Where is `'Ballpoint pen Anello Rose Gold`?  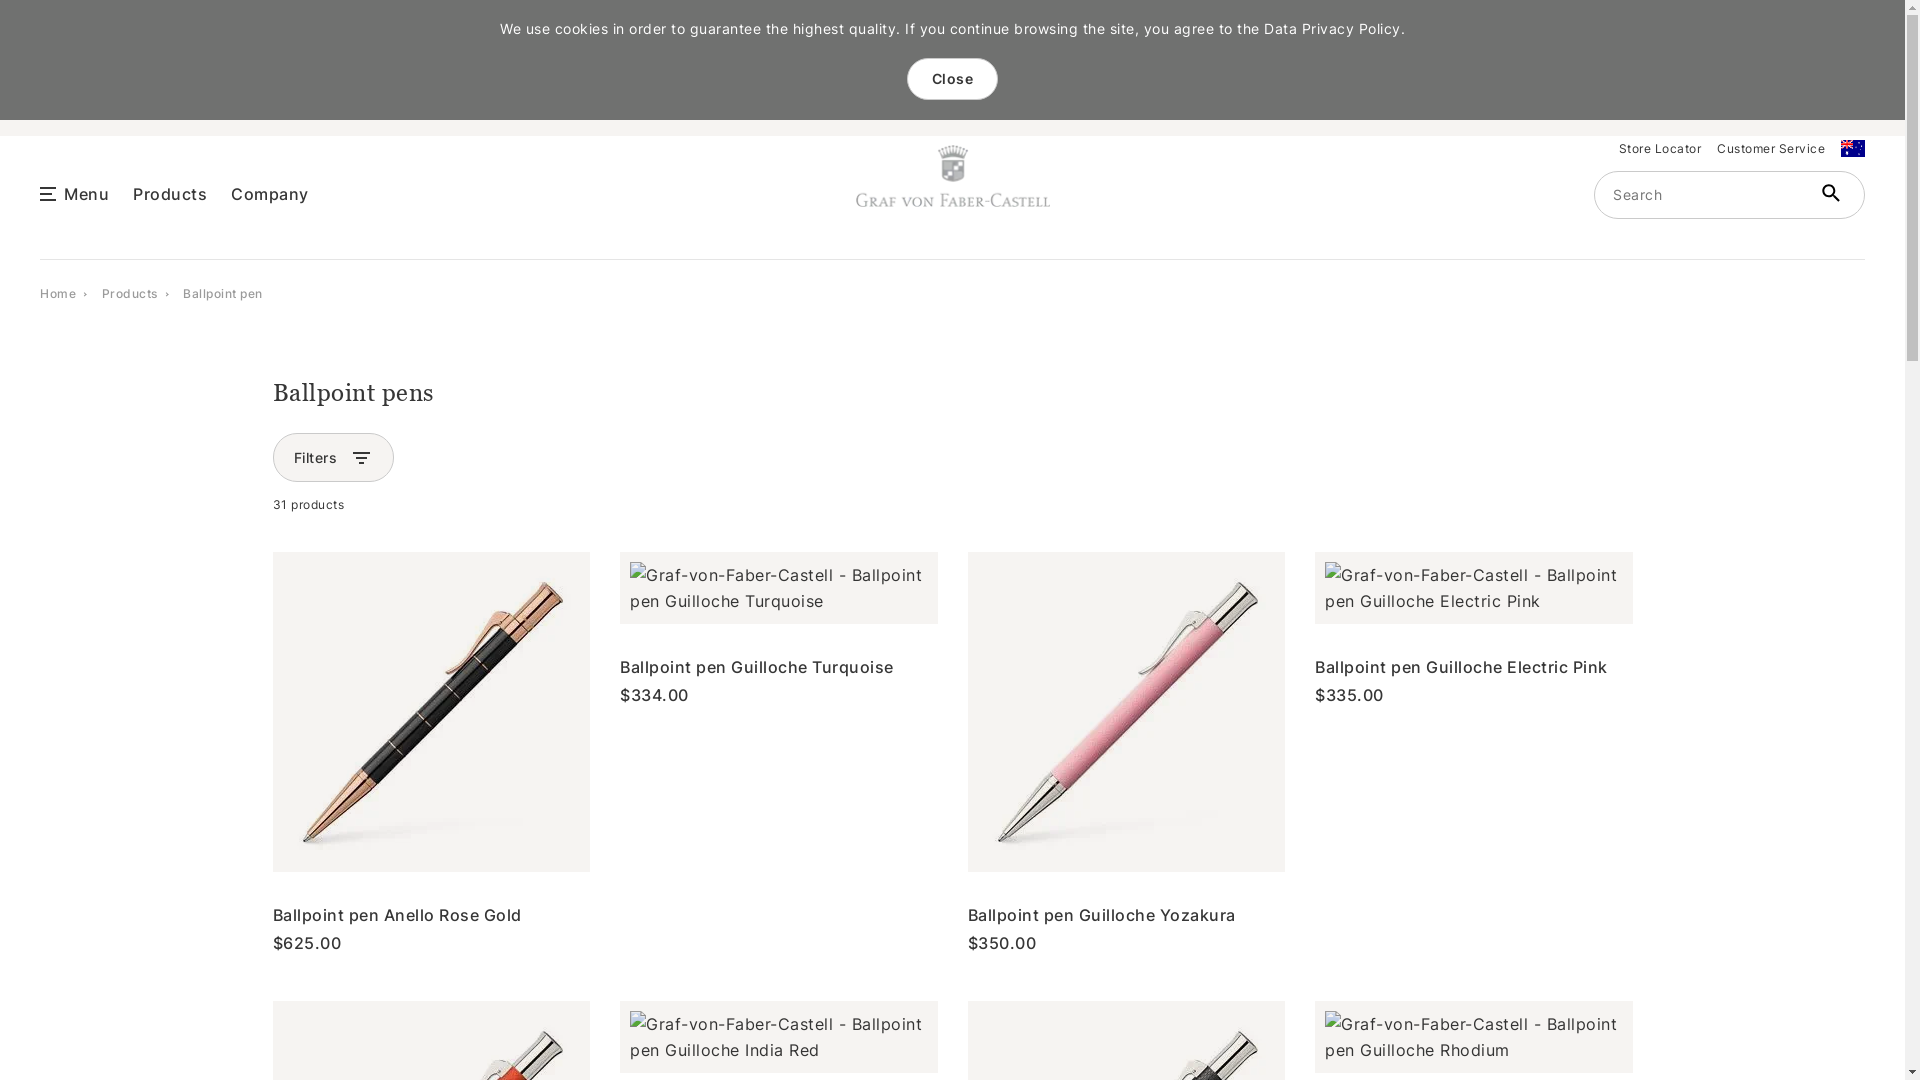
'Ballpoint pen Anello Rose Gold is located at coordinates (430, 752).